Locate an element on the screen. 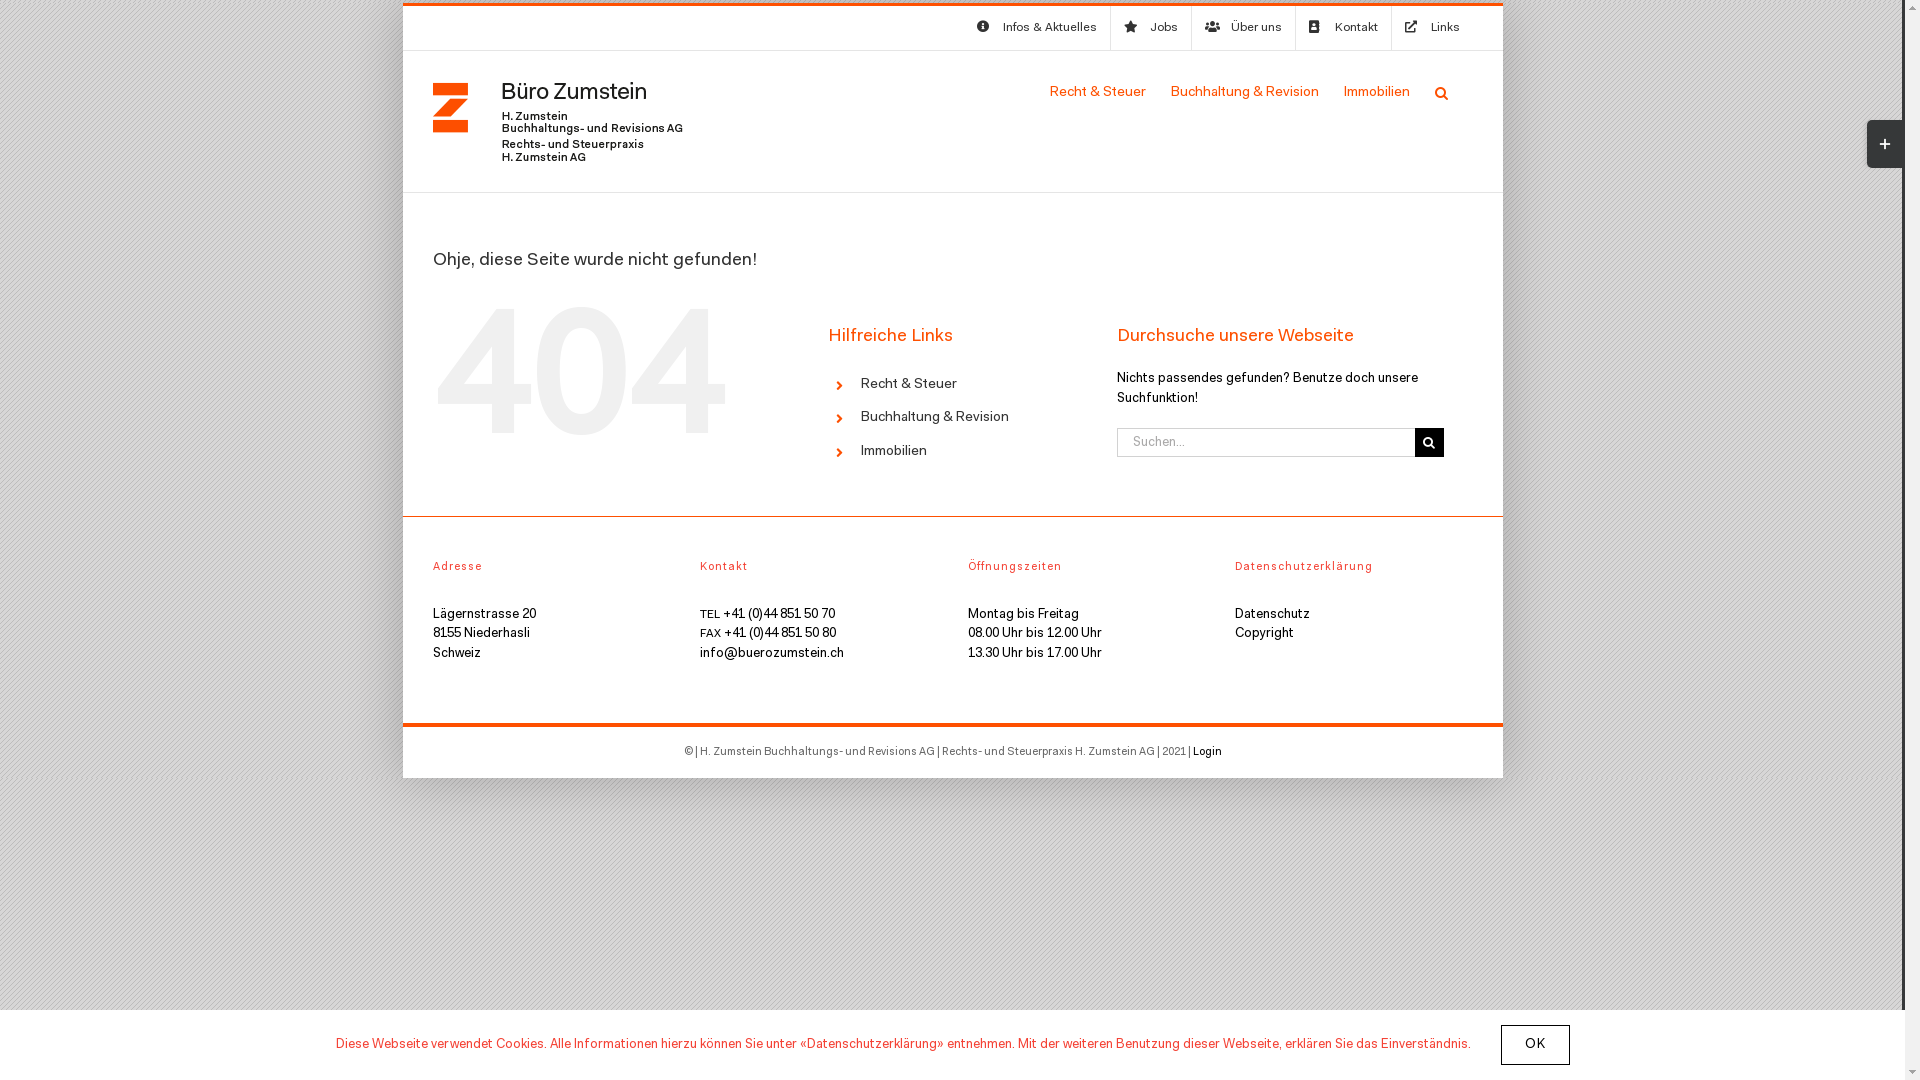 Image resolution: width=1920 pixels, height=1080 pixels. 'Infos & Aktuelles' is located at coordinates (1036, 27).